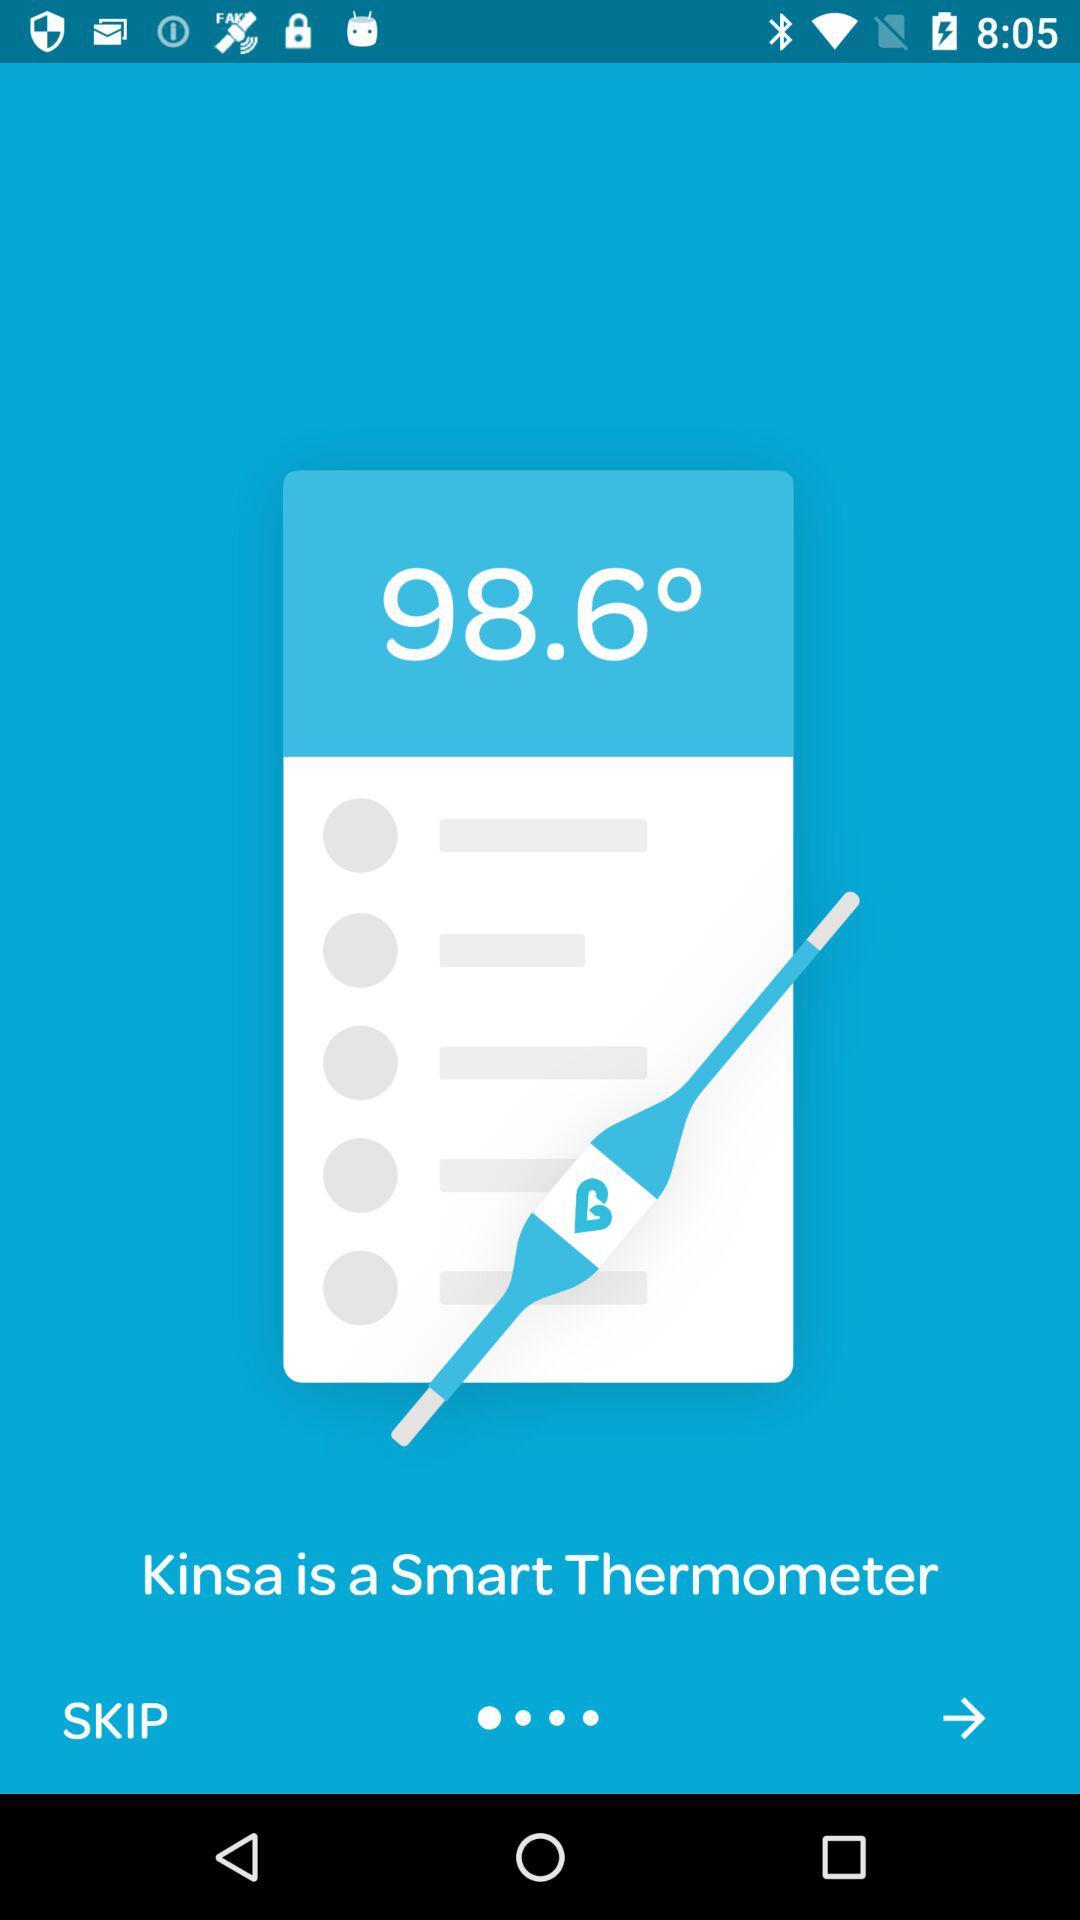  I want to click on the arrow_forward icon, so click(963, 1716).